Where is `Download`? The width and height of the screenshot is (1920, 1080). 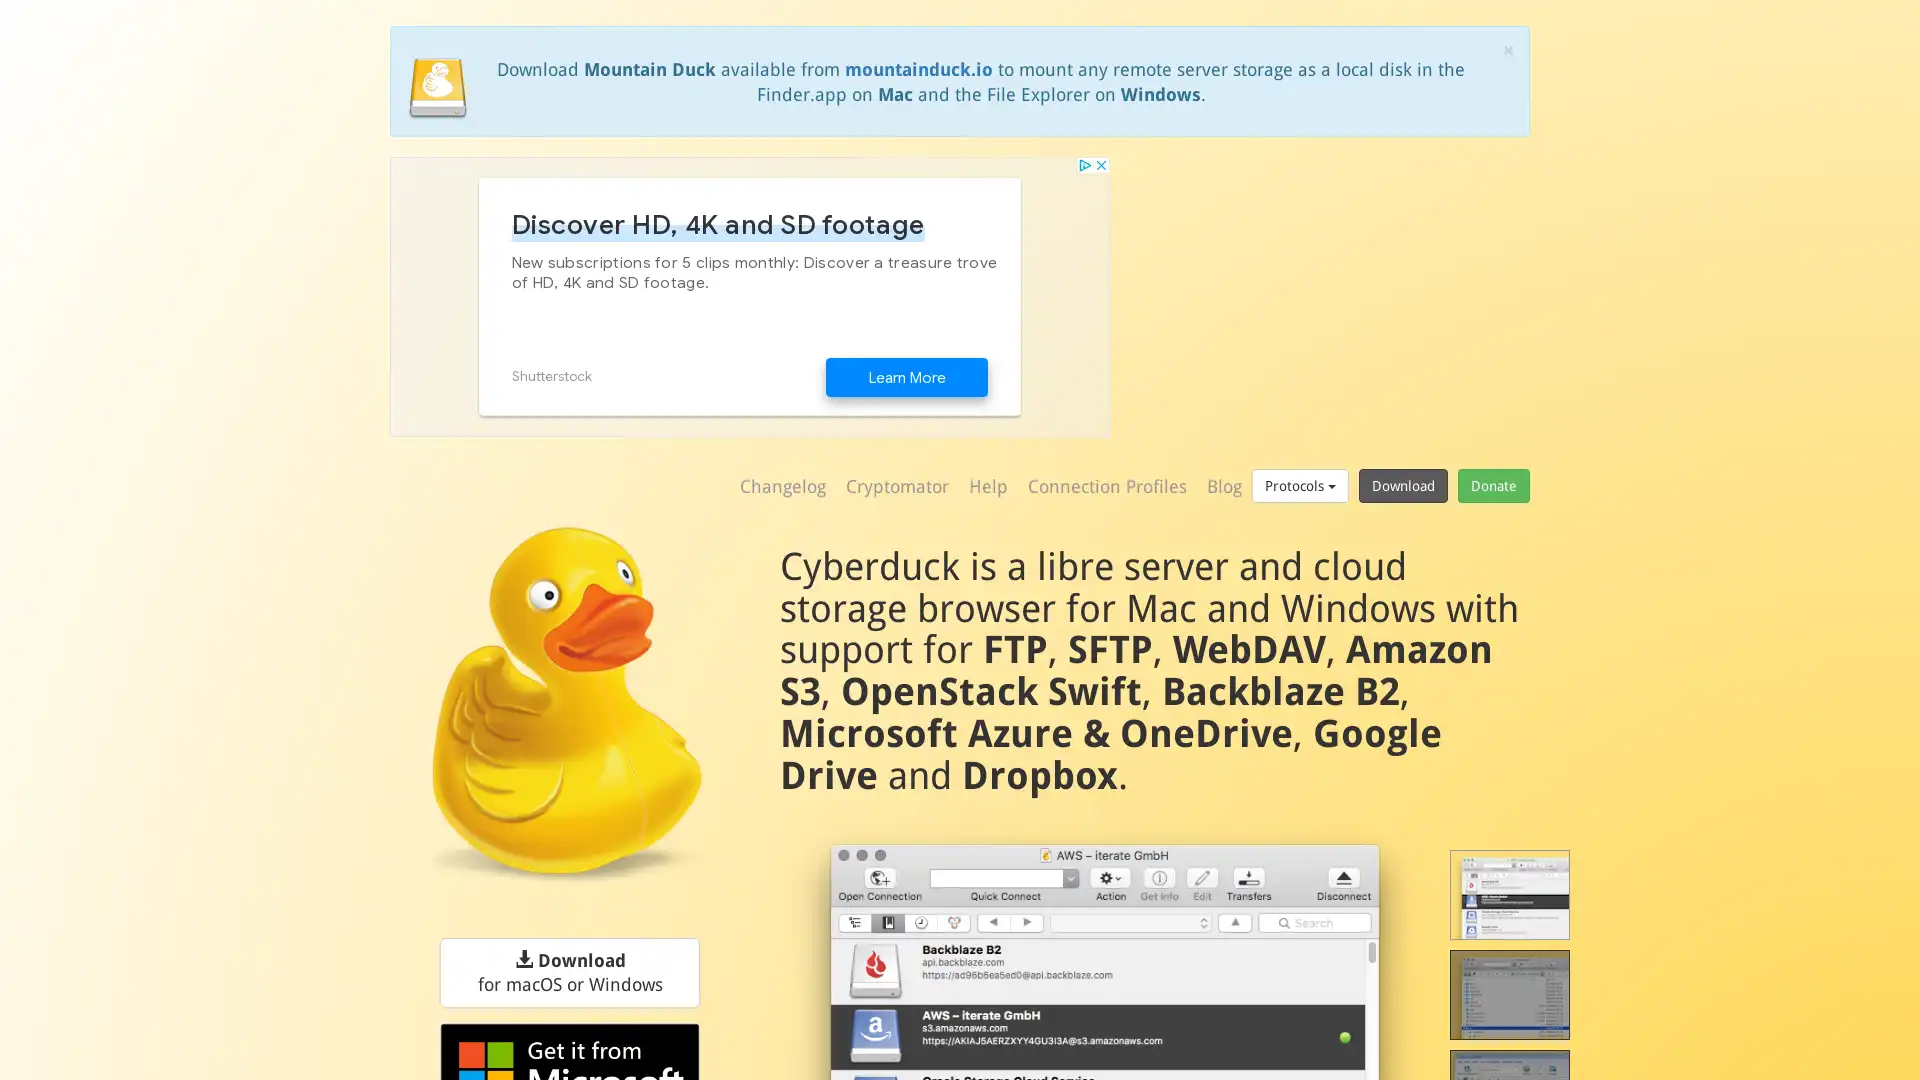 Download is located at coordinates (1402, 485).